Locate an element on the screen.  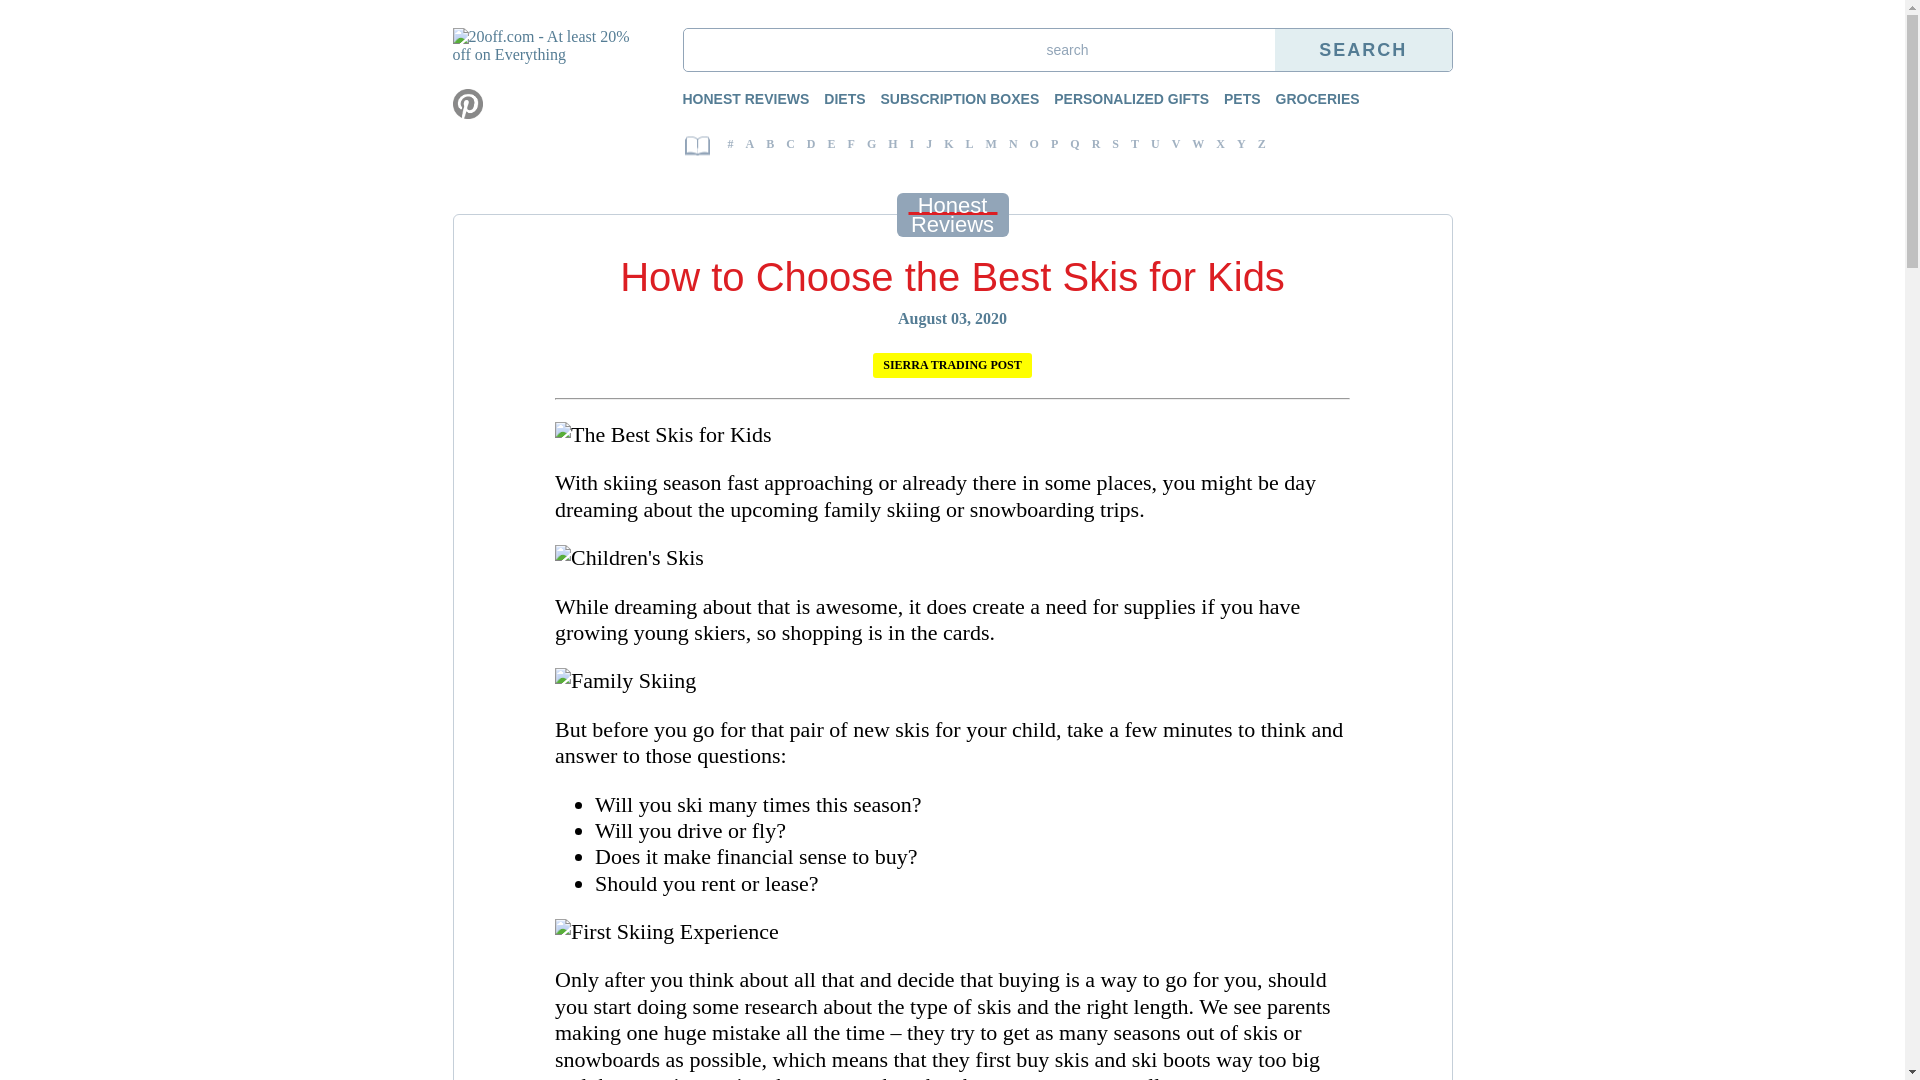
'G' is located at coordinates (871, 143).